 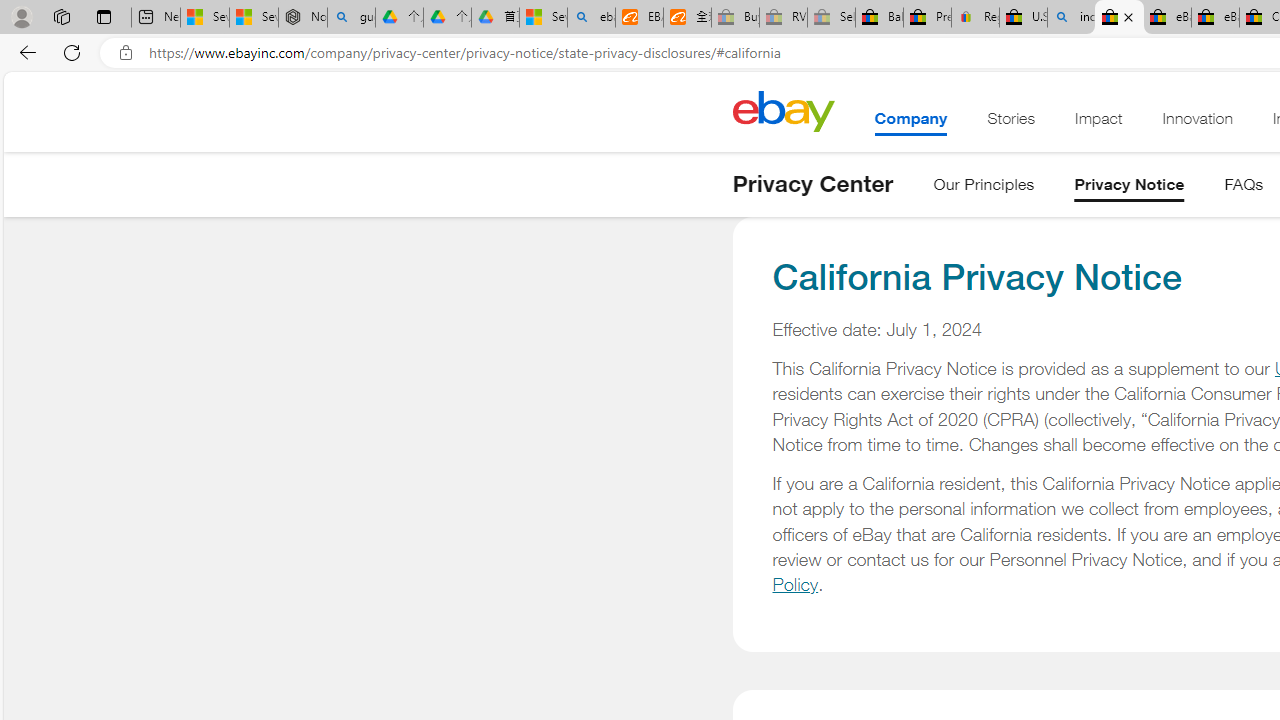 What do you see at coordinates (24, 51) in the screenshot?
I see `'Back'` at bounding box center [24, 51].